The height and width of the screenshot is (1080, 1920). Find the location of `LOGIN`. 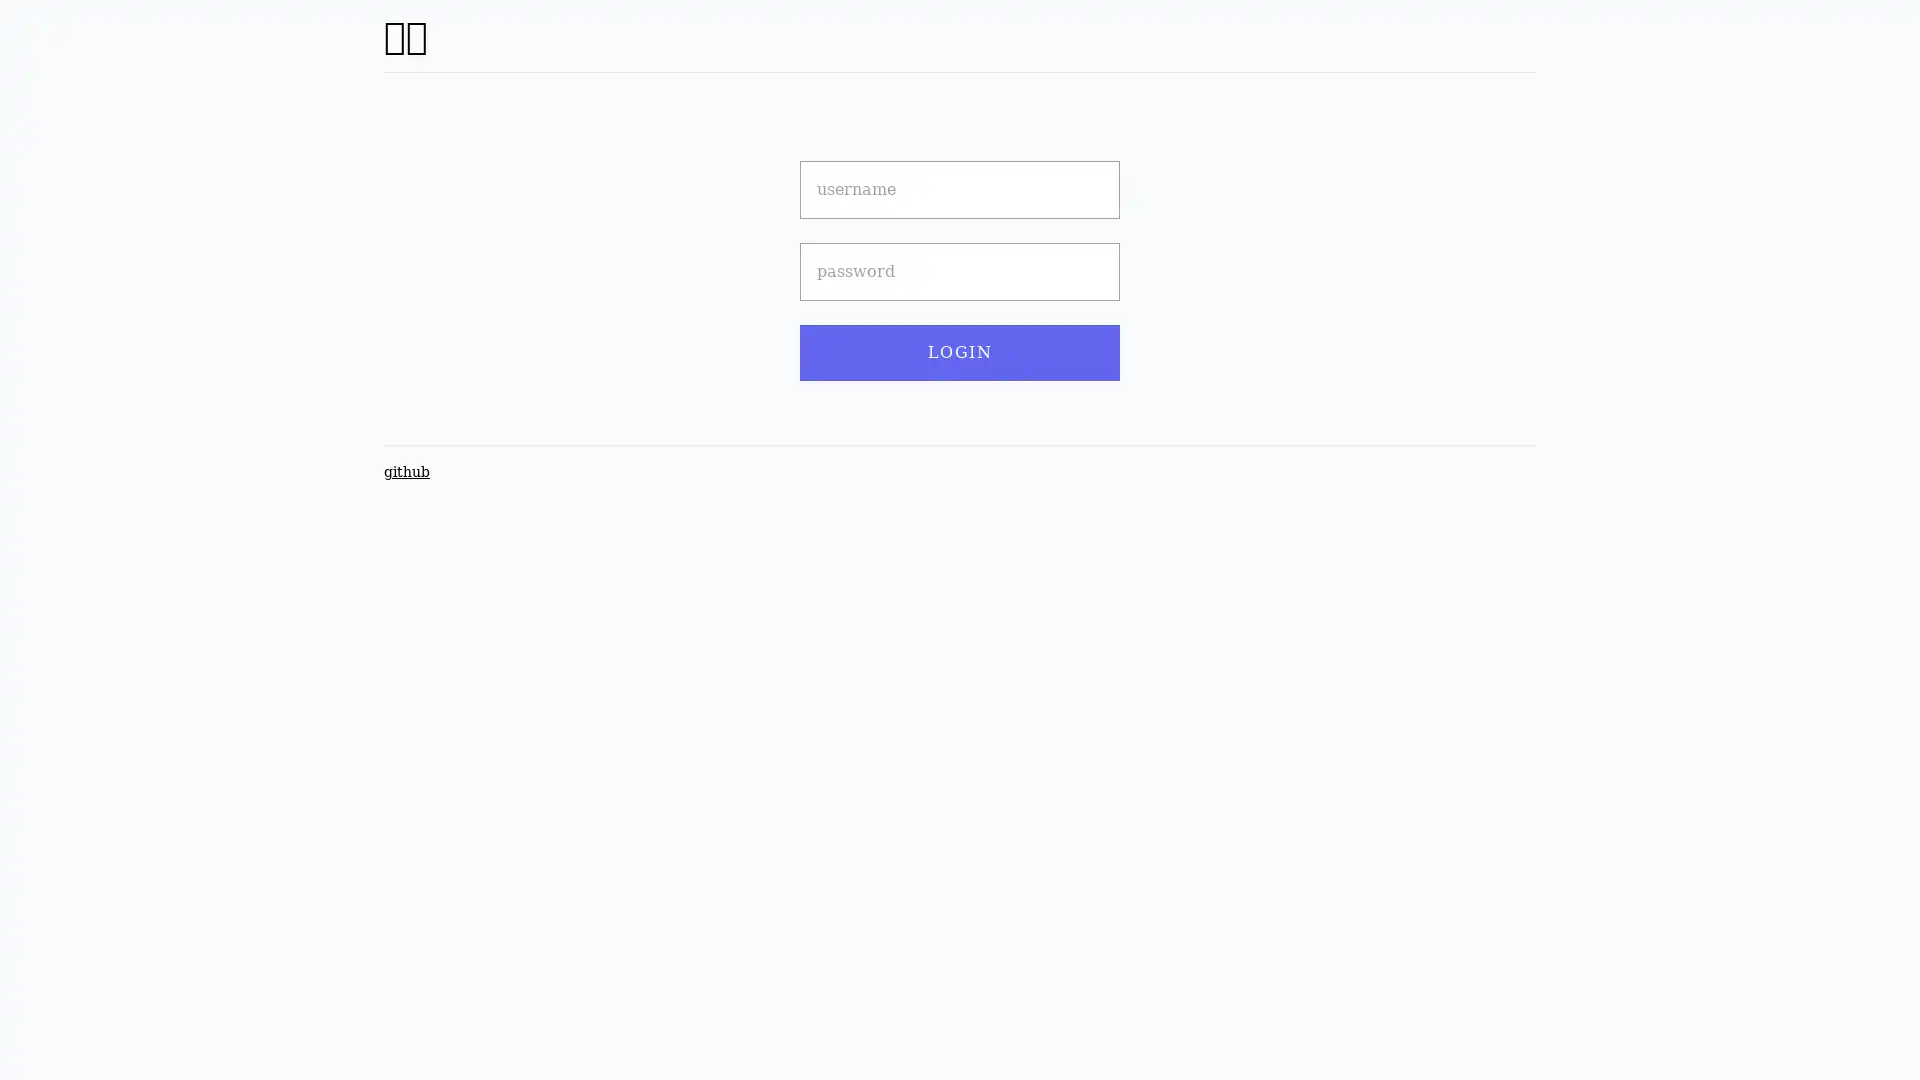

LOGIN is located at coordinates (960, 352).